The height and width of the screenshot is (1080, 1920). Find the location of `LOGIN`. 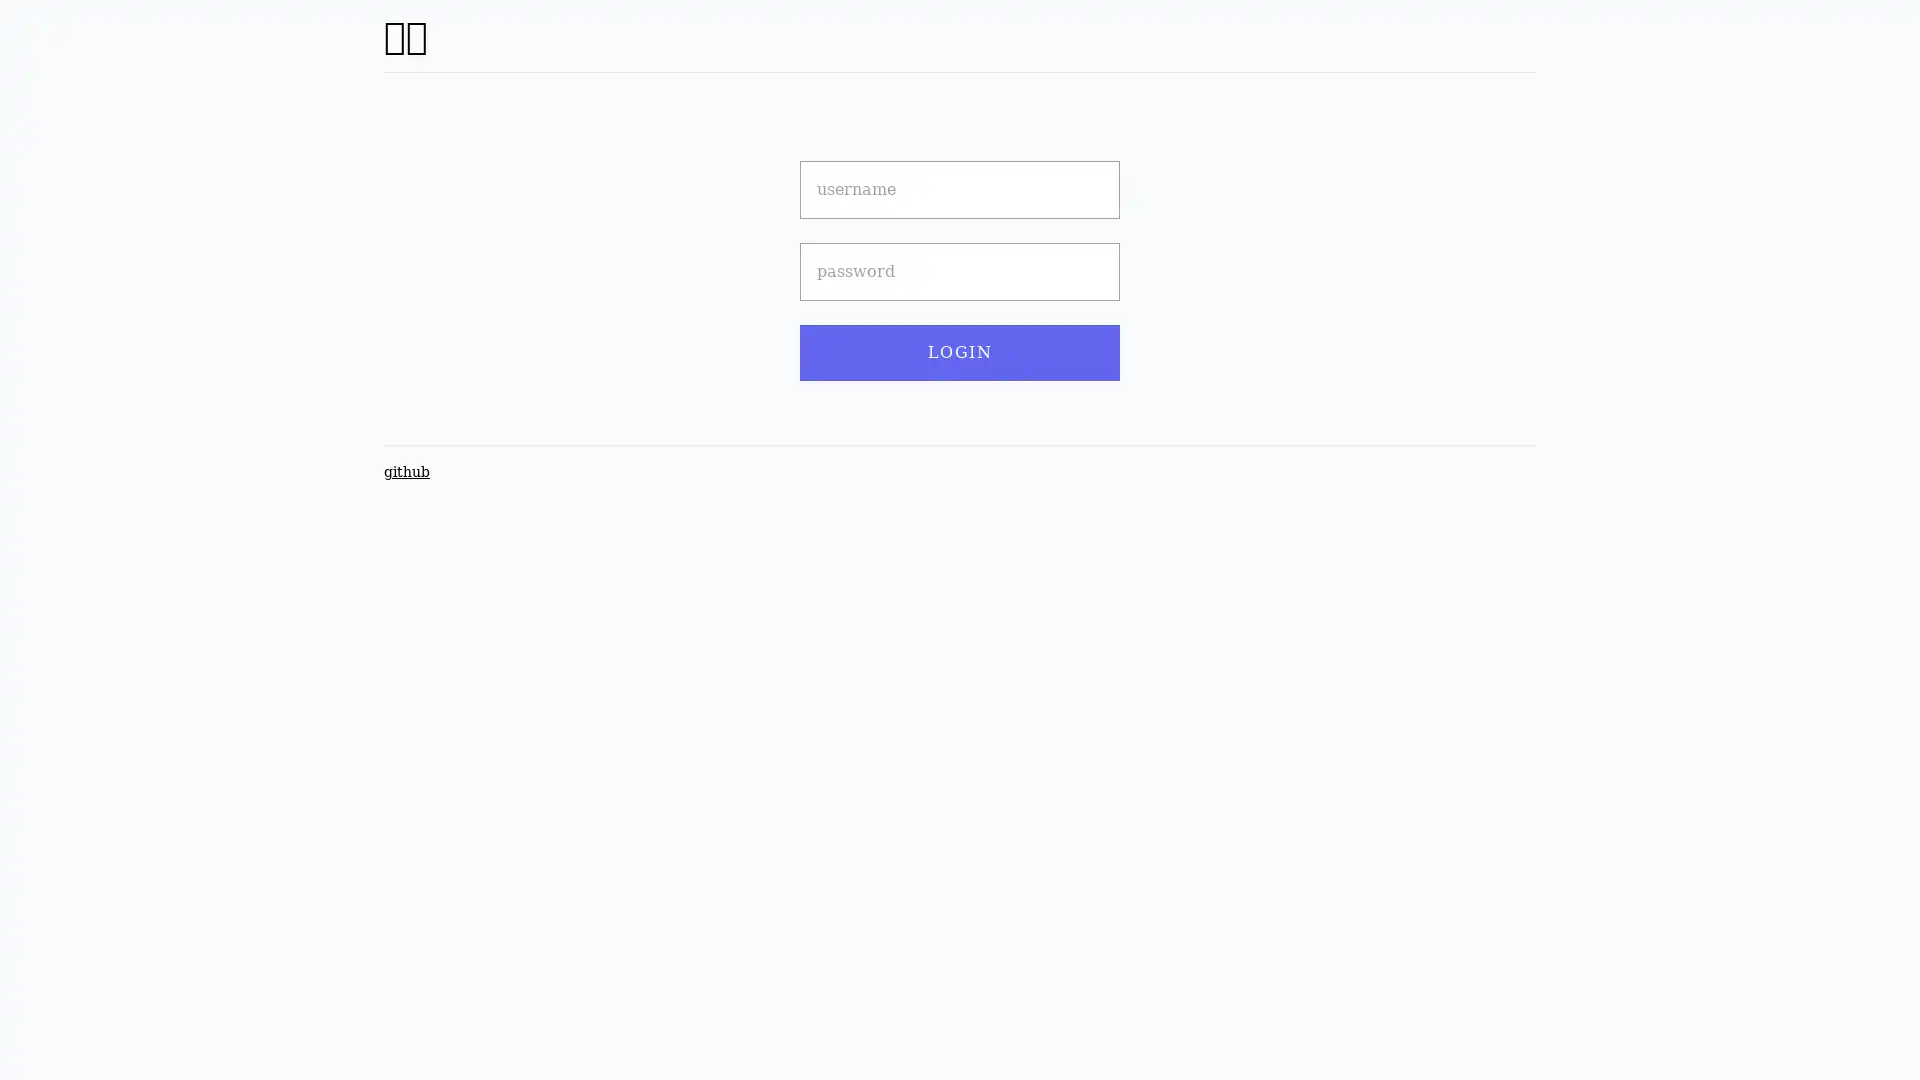

LOGIN is located at coordinates (960, 352).